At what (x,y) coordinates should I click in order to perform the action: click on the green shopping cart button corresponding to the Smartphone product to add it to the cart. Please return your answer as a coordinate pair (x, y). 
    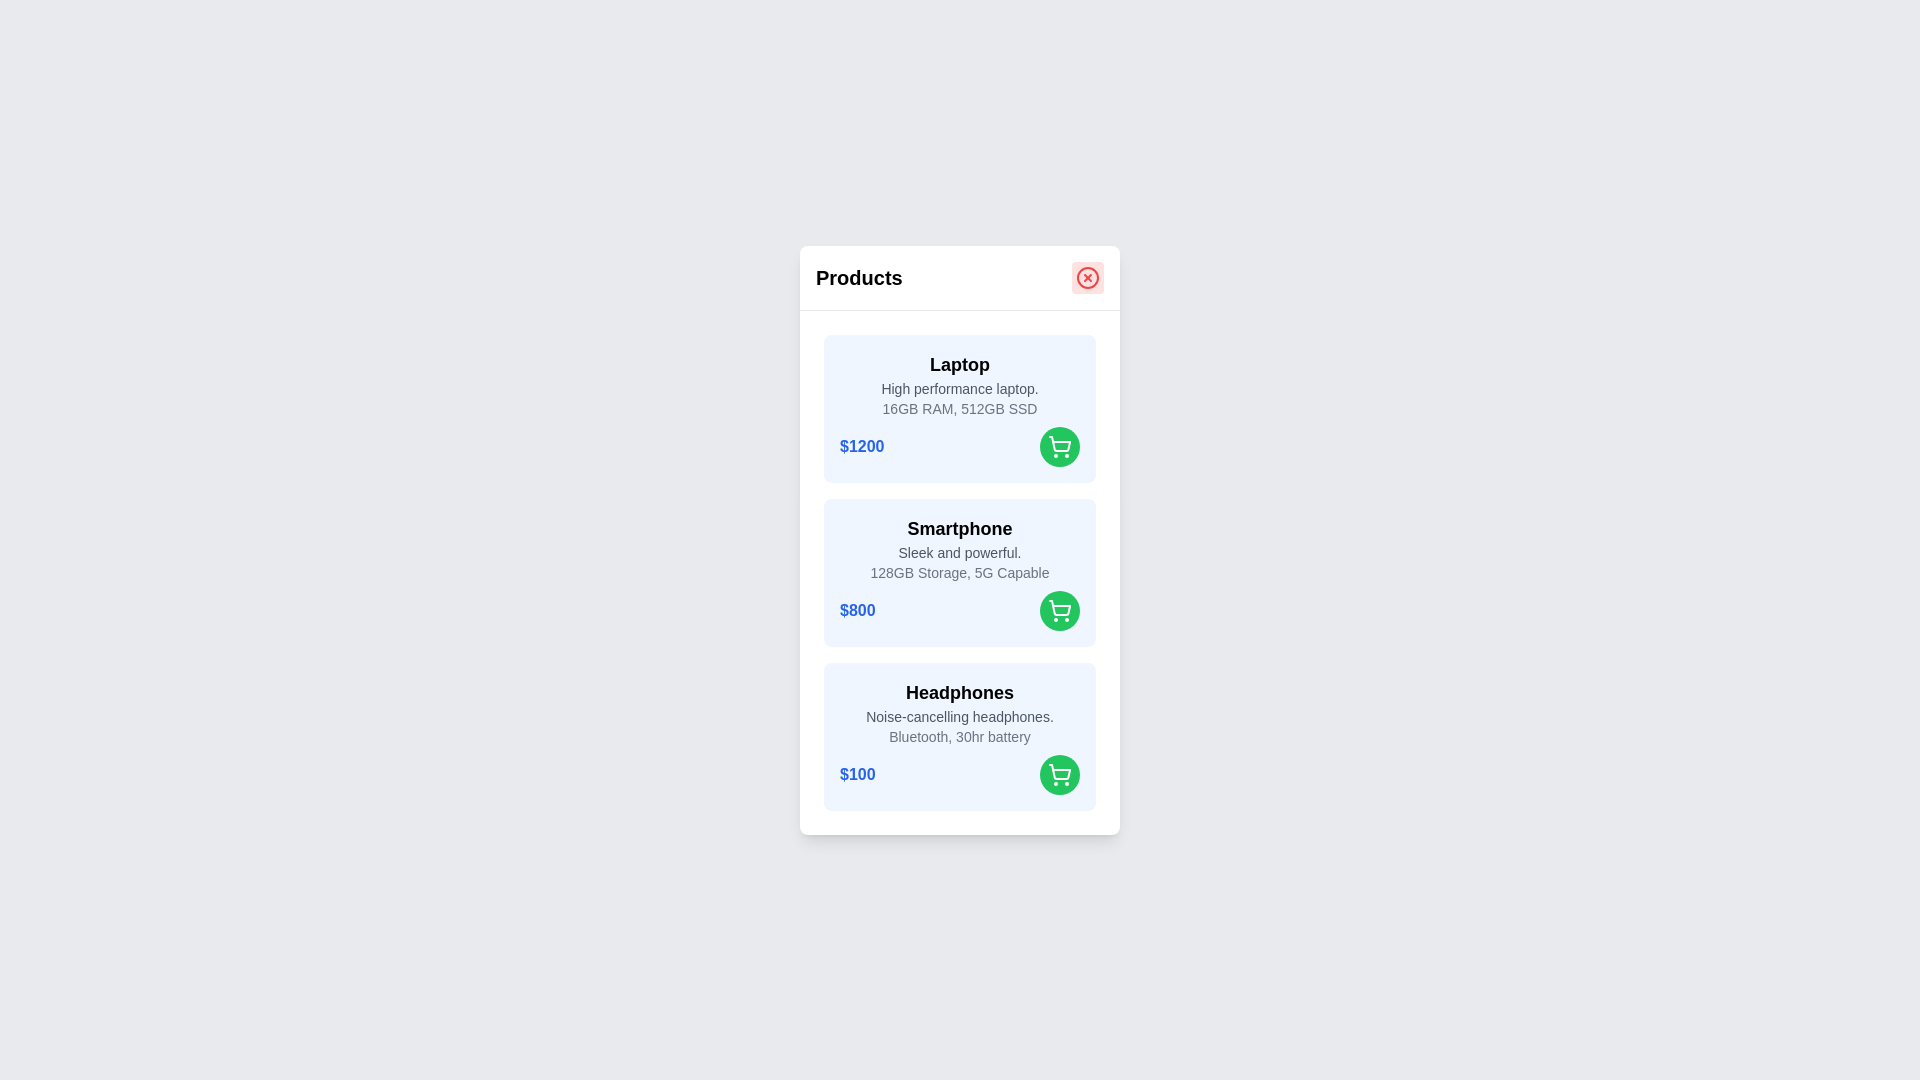
    Looking at the image, I should click on (1059, 609).